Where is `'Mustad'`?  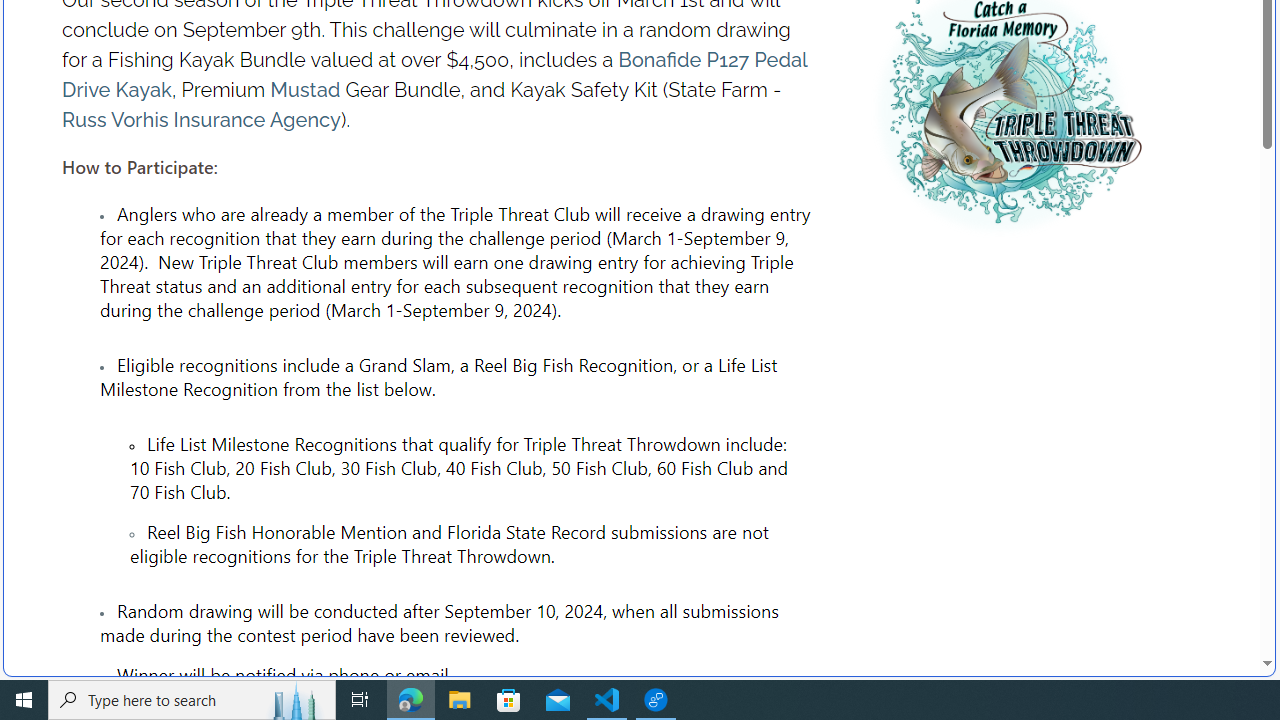
'Mustad' is located at coordinates (304, 90).